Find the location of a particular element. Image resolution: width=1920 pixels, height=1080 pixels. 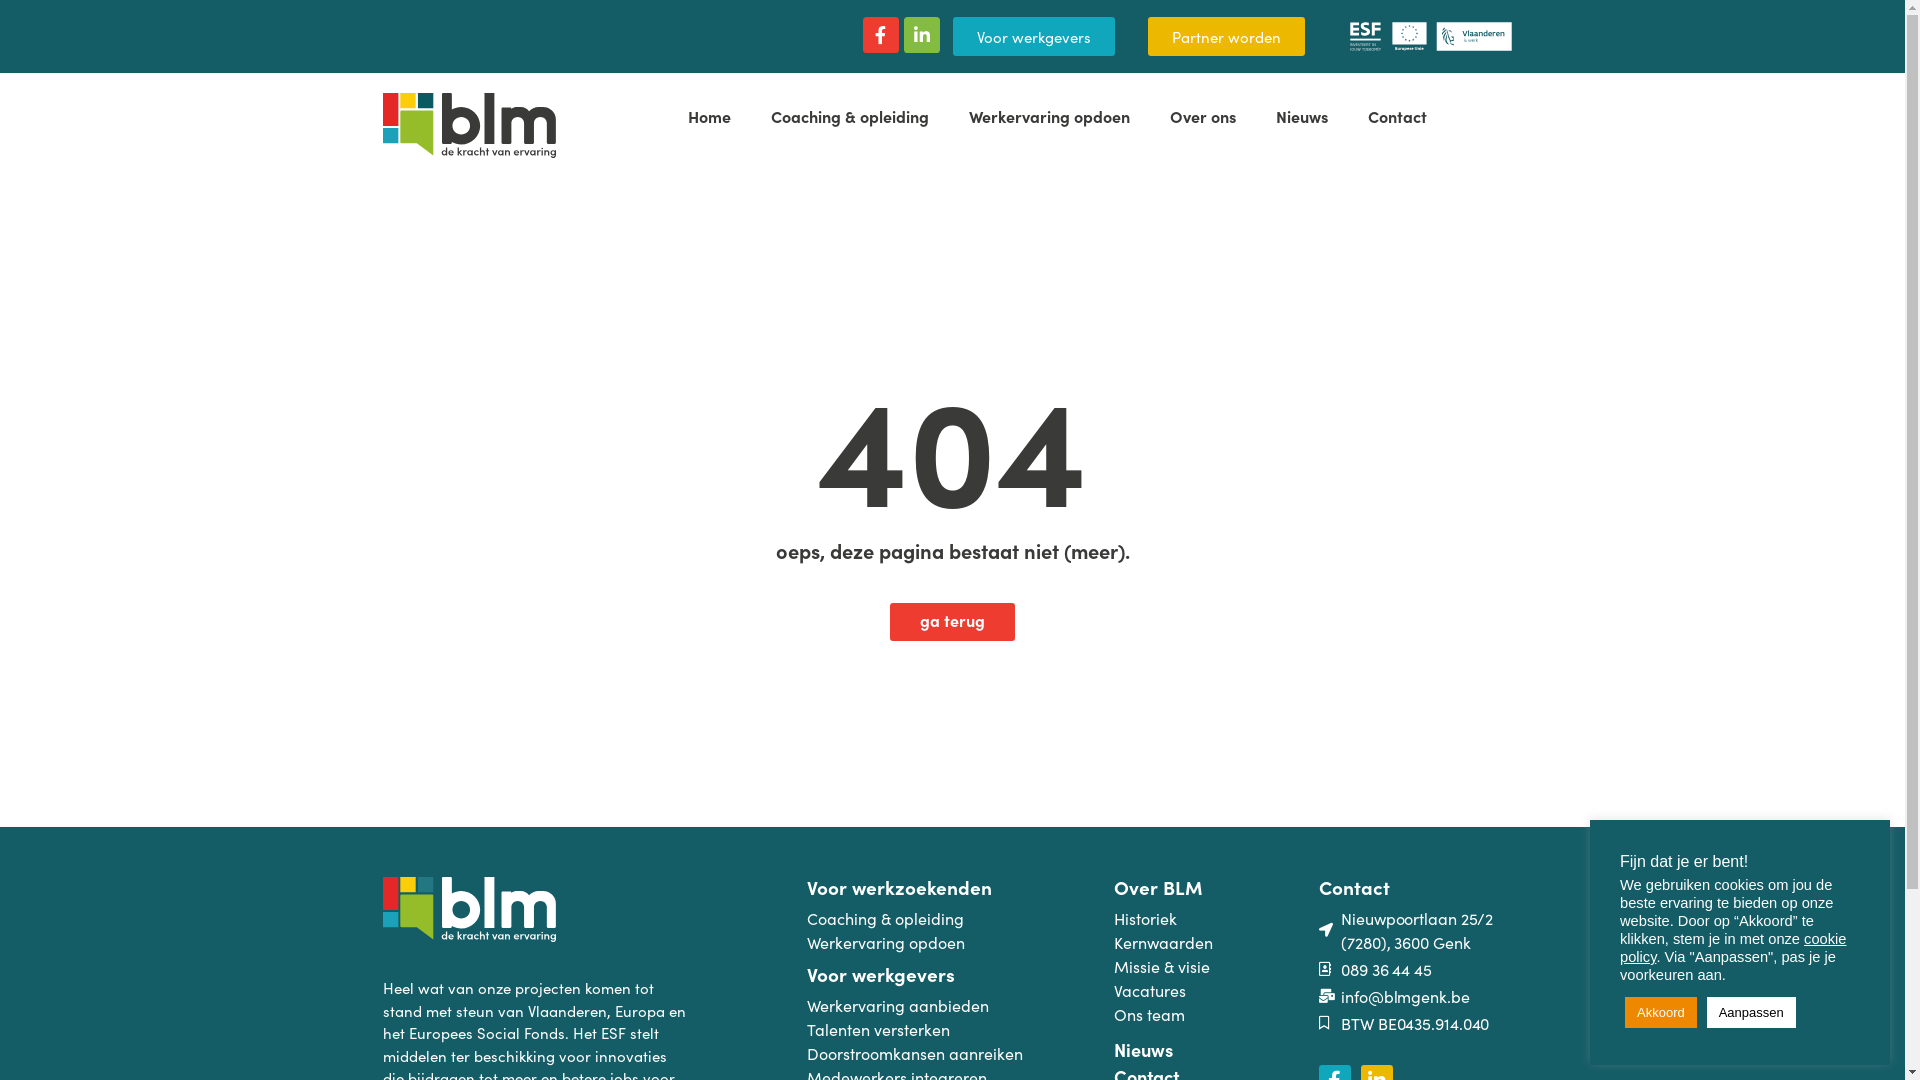

'Missie & visie' is located at coordinates (1215, 964).